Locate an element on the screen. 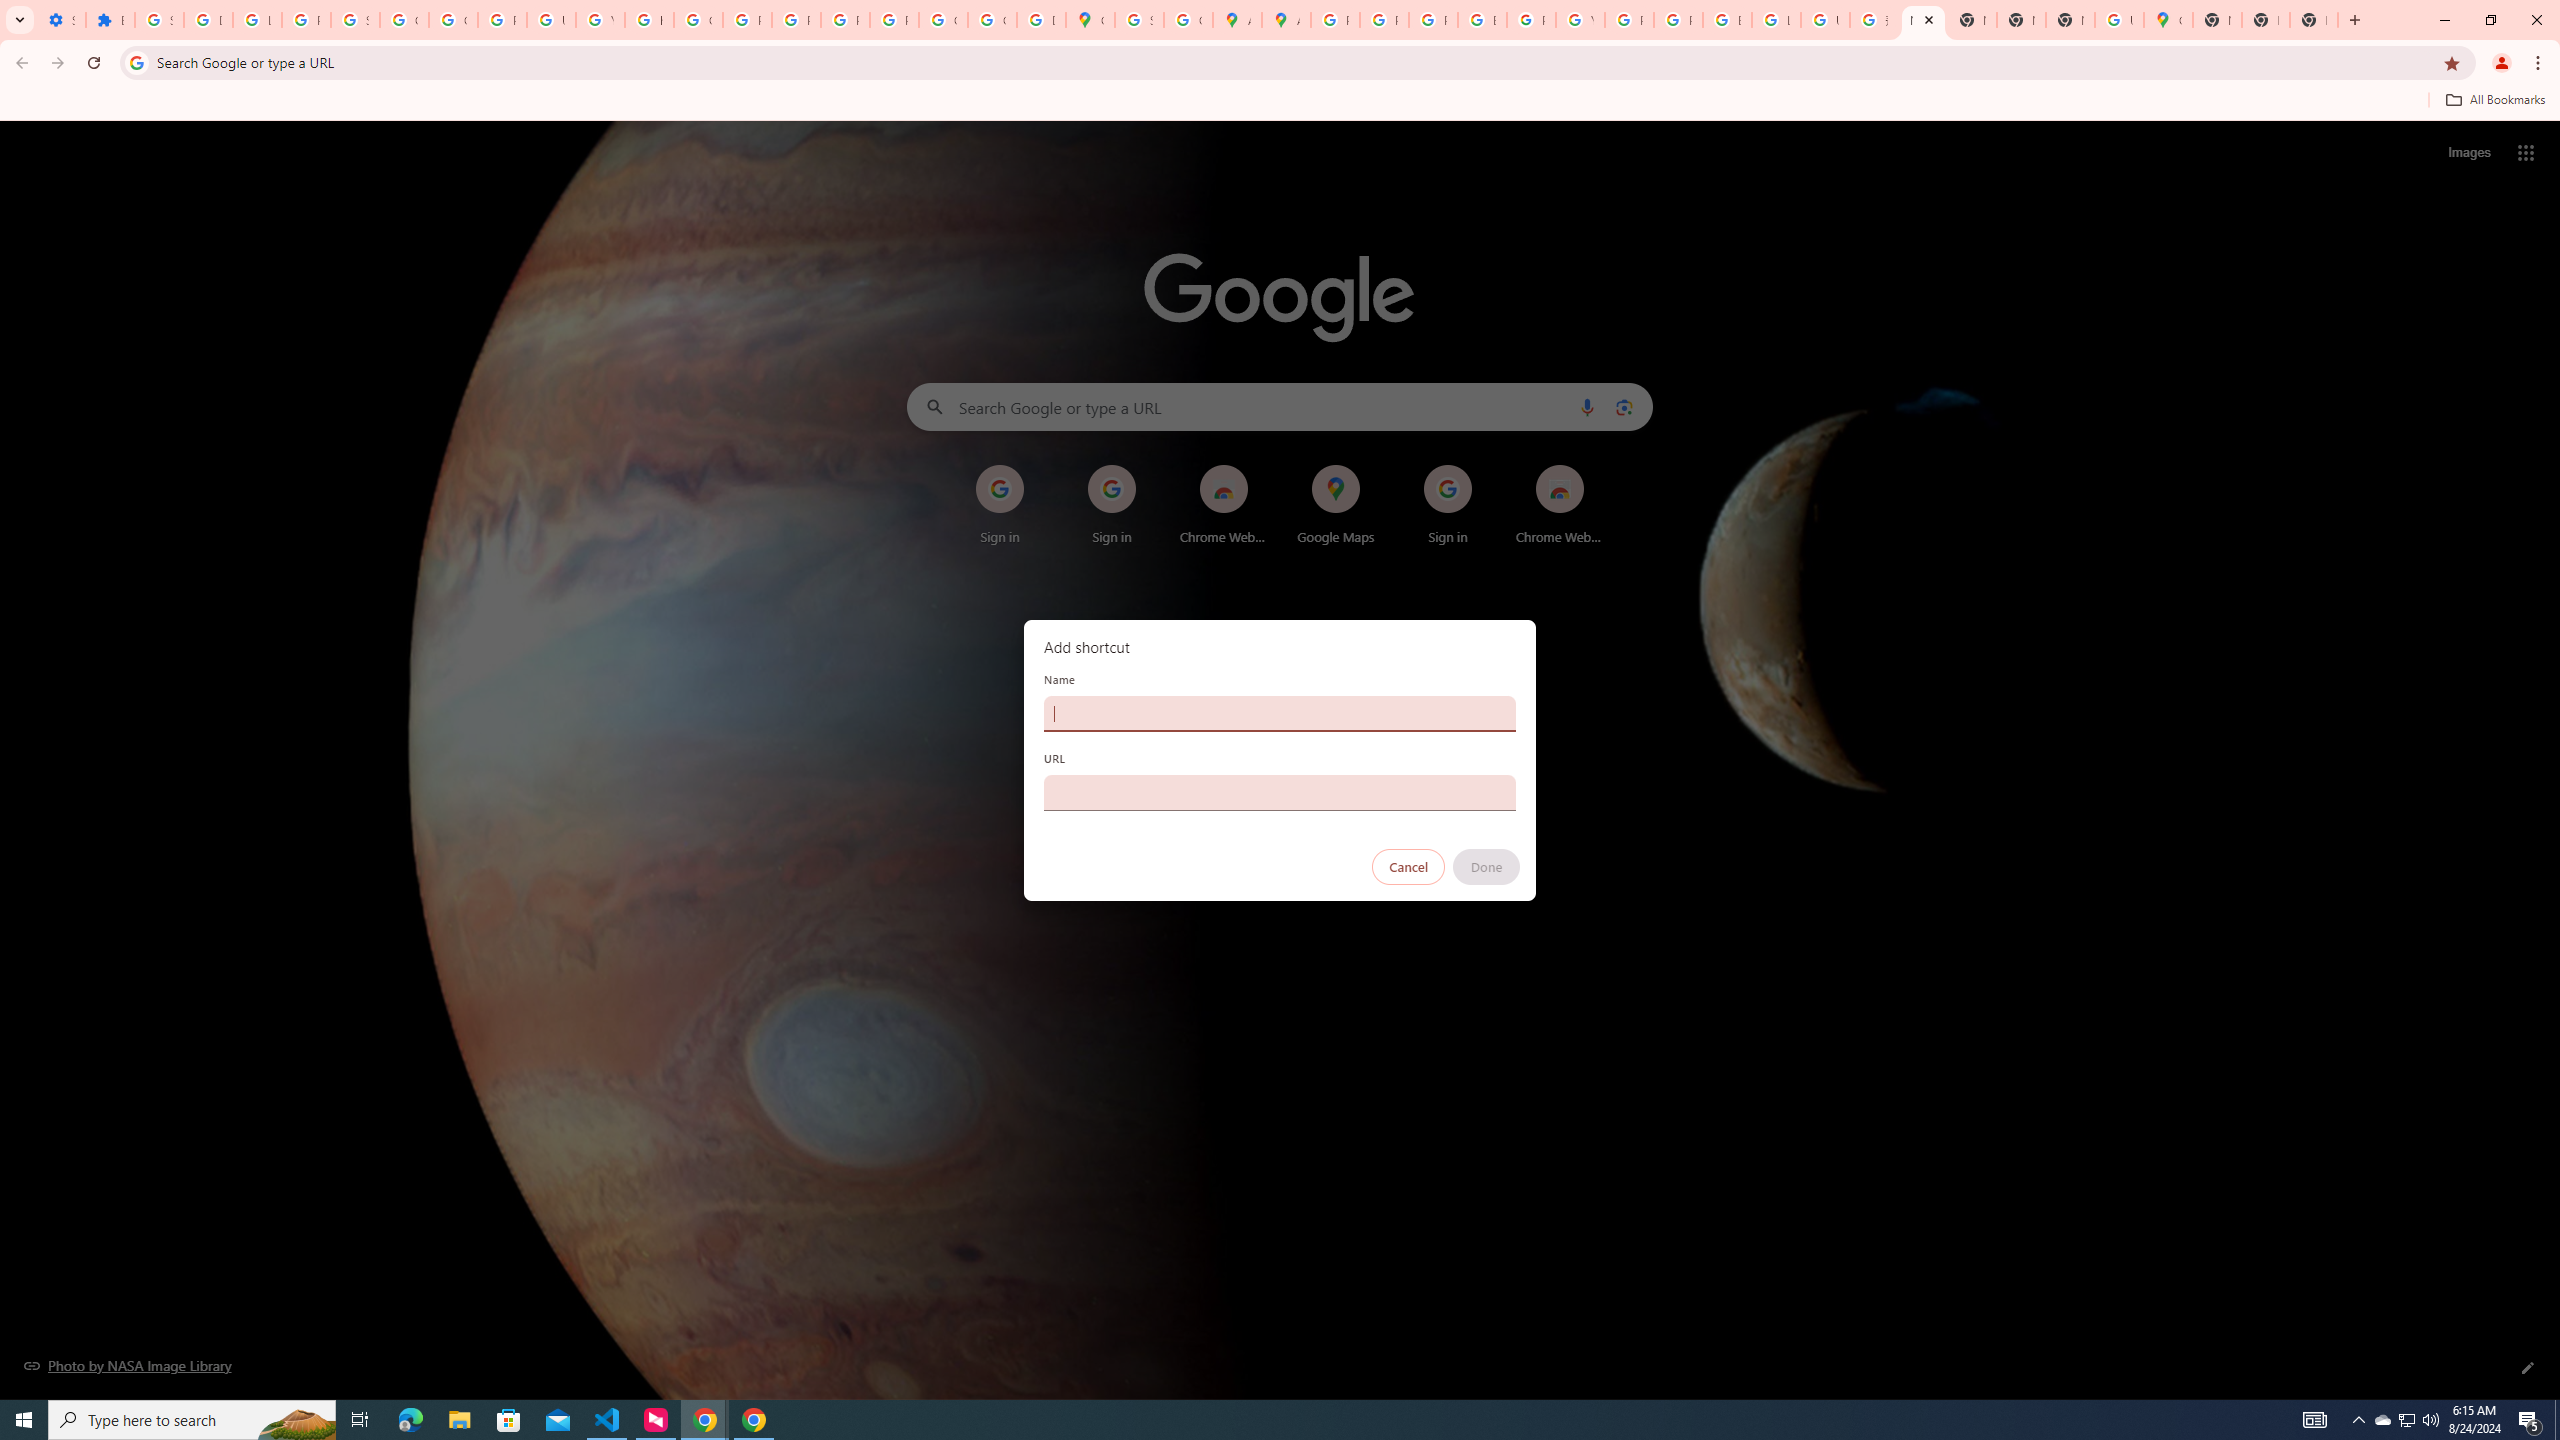 This screenshot has height=1440, width=2560. 'Learn how to find your photos - Google Photos Help' is located at coordinates (257, 19).